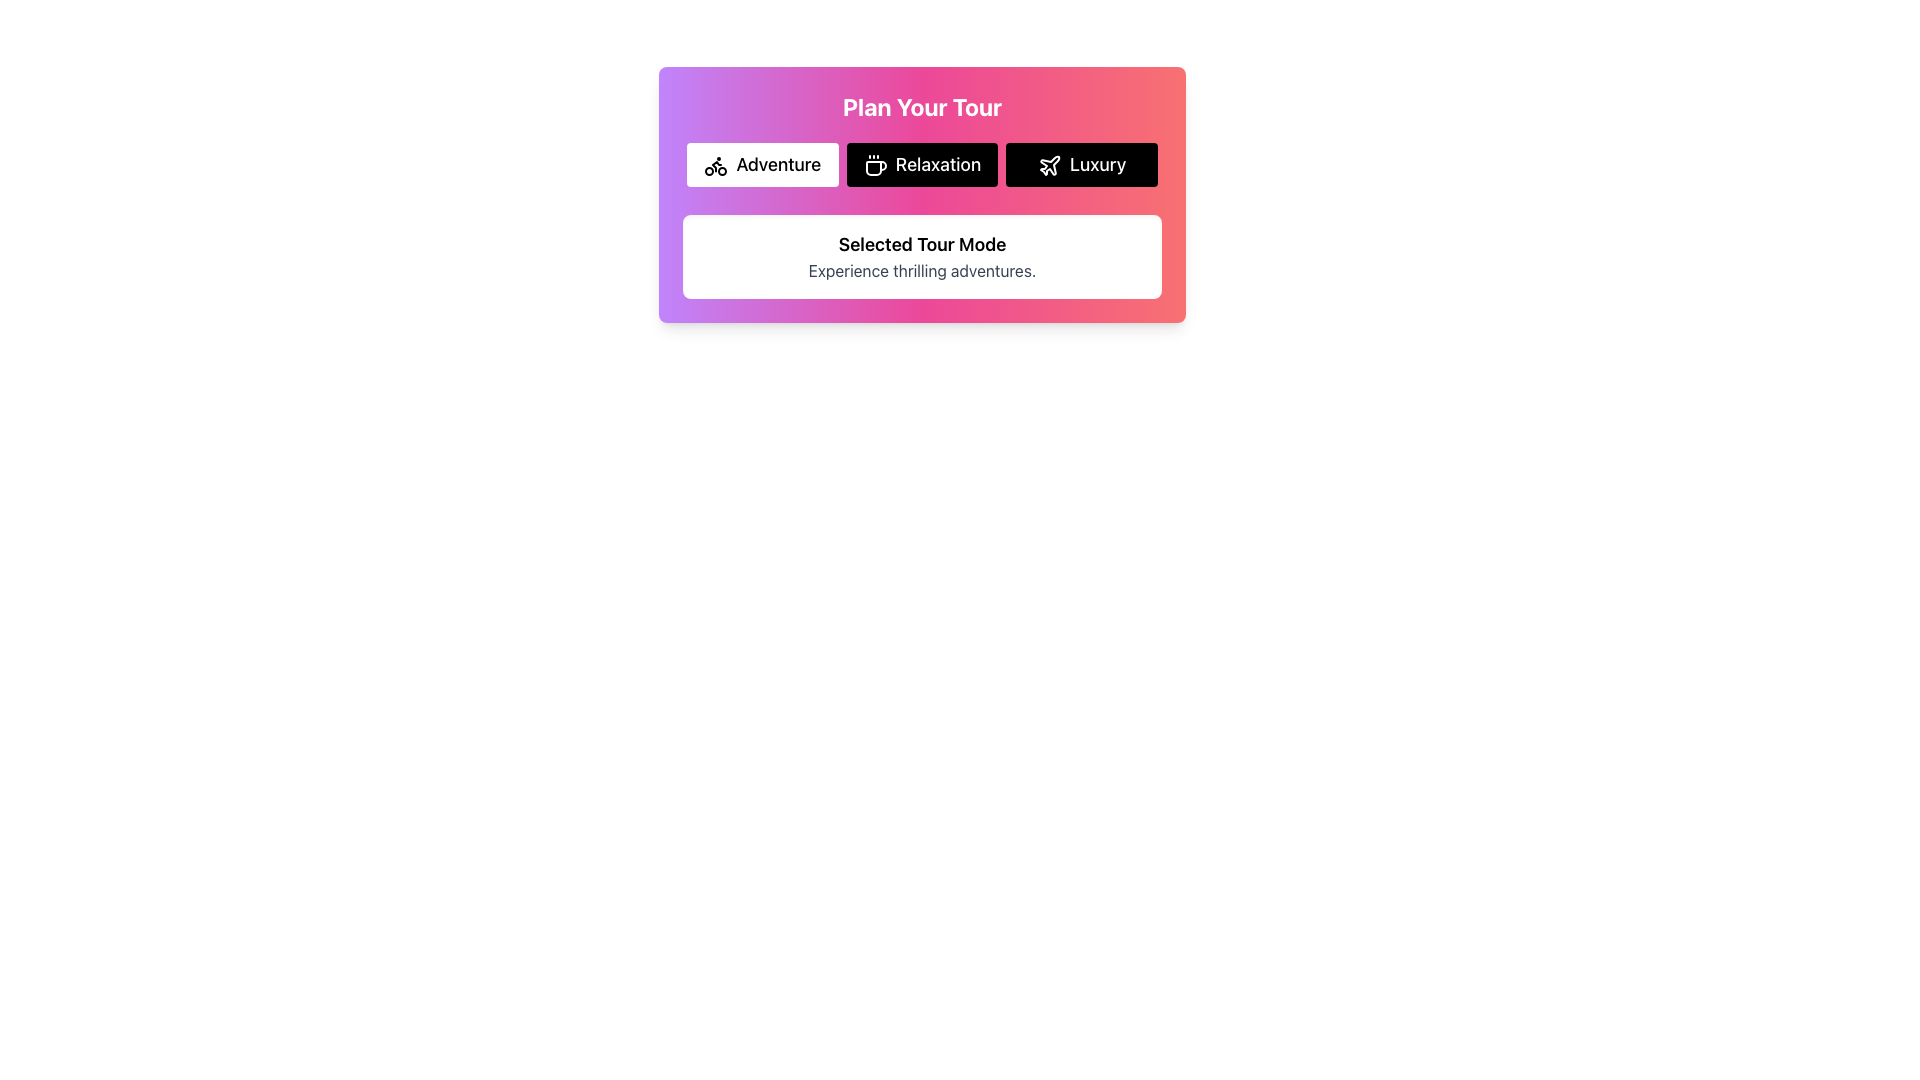 This screenshot has height=1080, width=1920. Describe the element at coordinates (716, 165) in the screenshot. I see `the bike icon with a minimalist outline style located to the left of the 'Adventure' label in the 'Plan Your Tour' section` at that location.